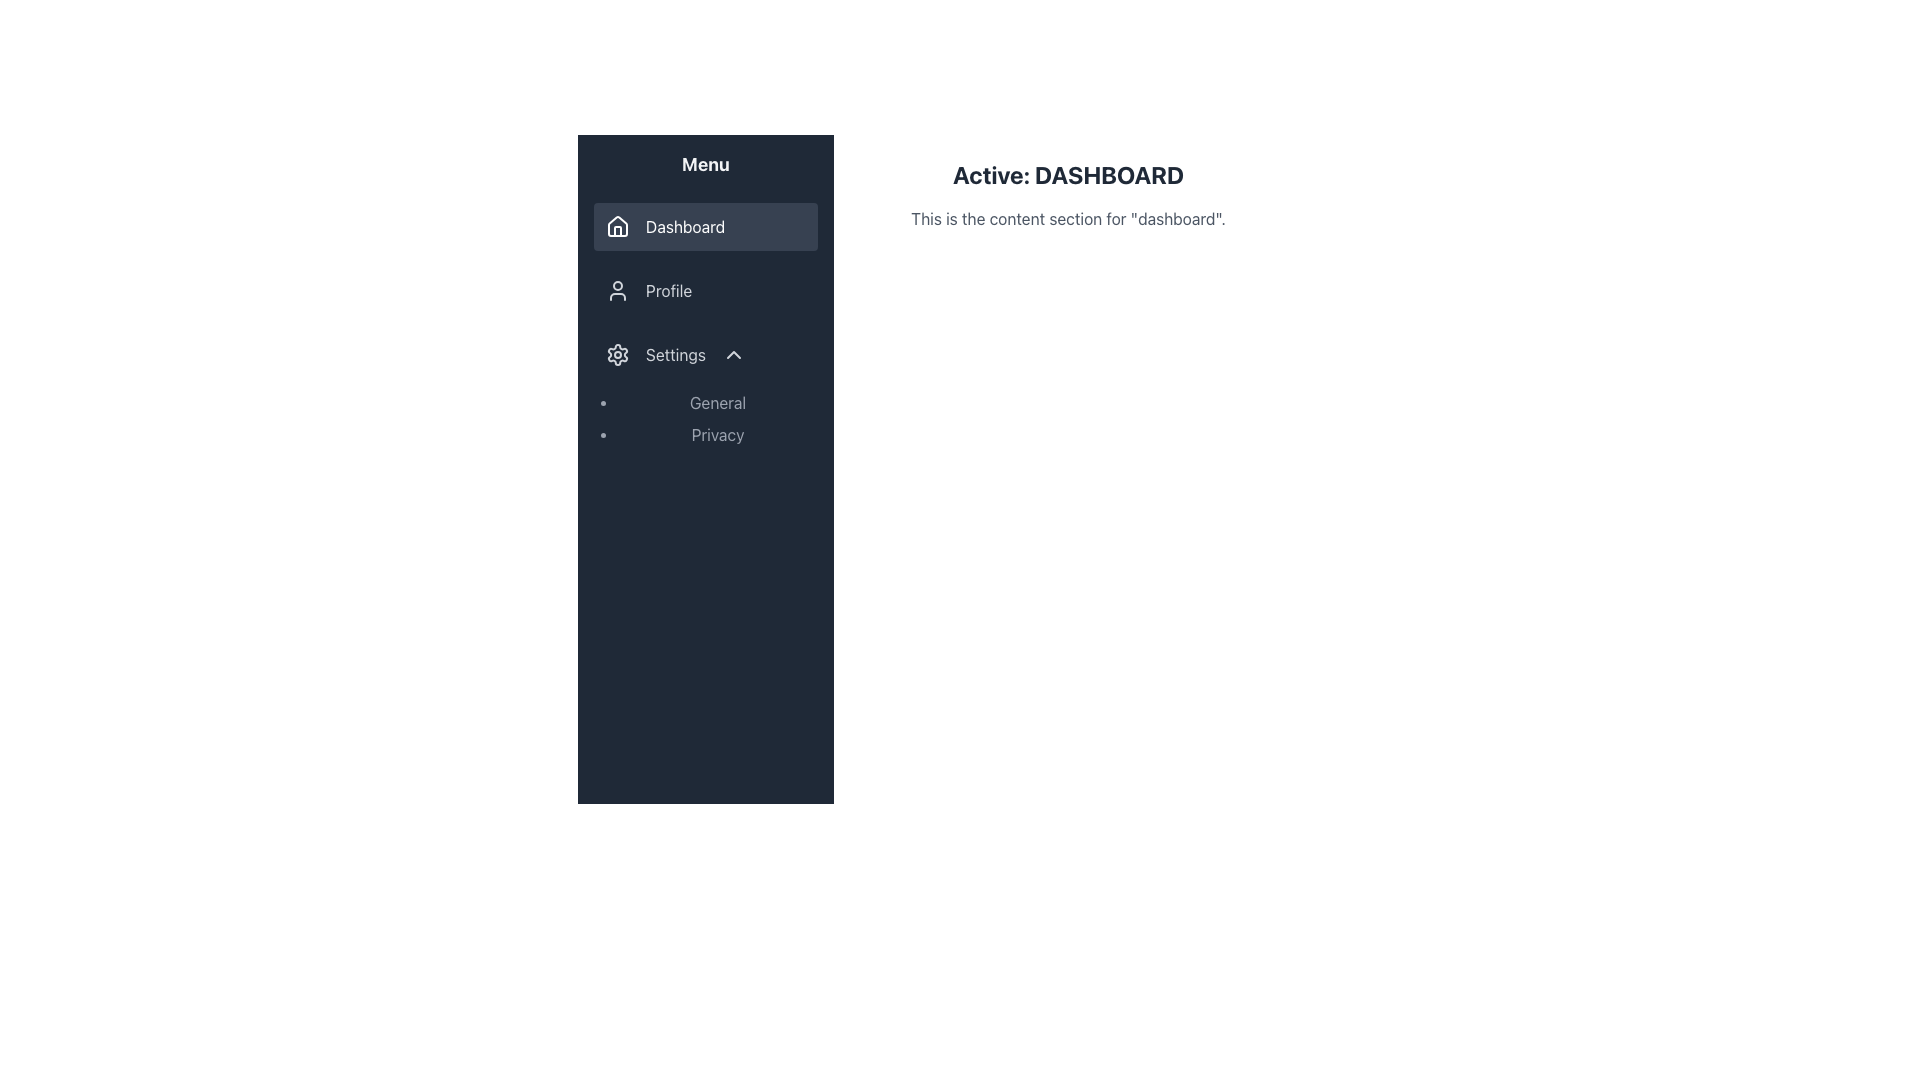  I want to click on the navigation menu item labeled 'Dashboard' located under the 'Menu' title, so click(705, 226).